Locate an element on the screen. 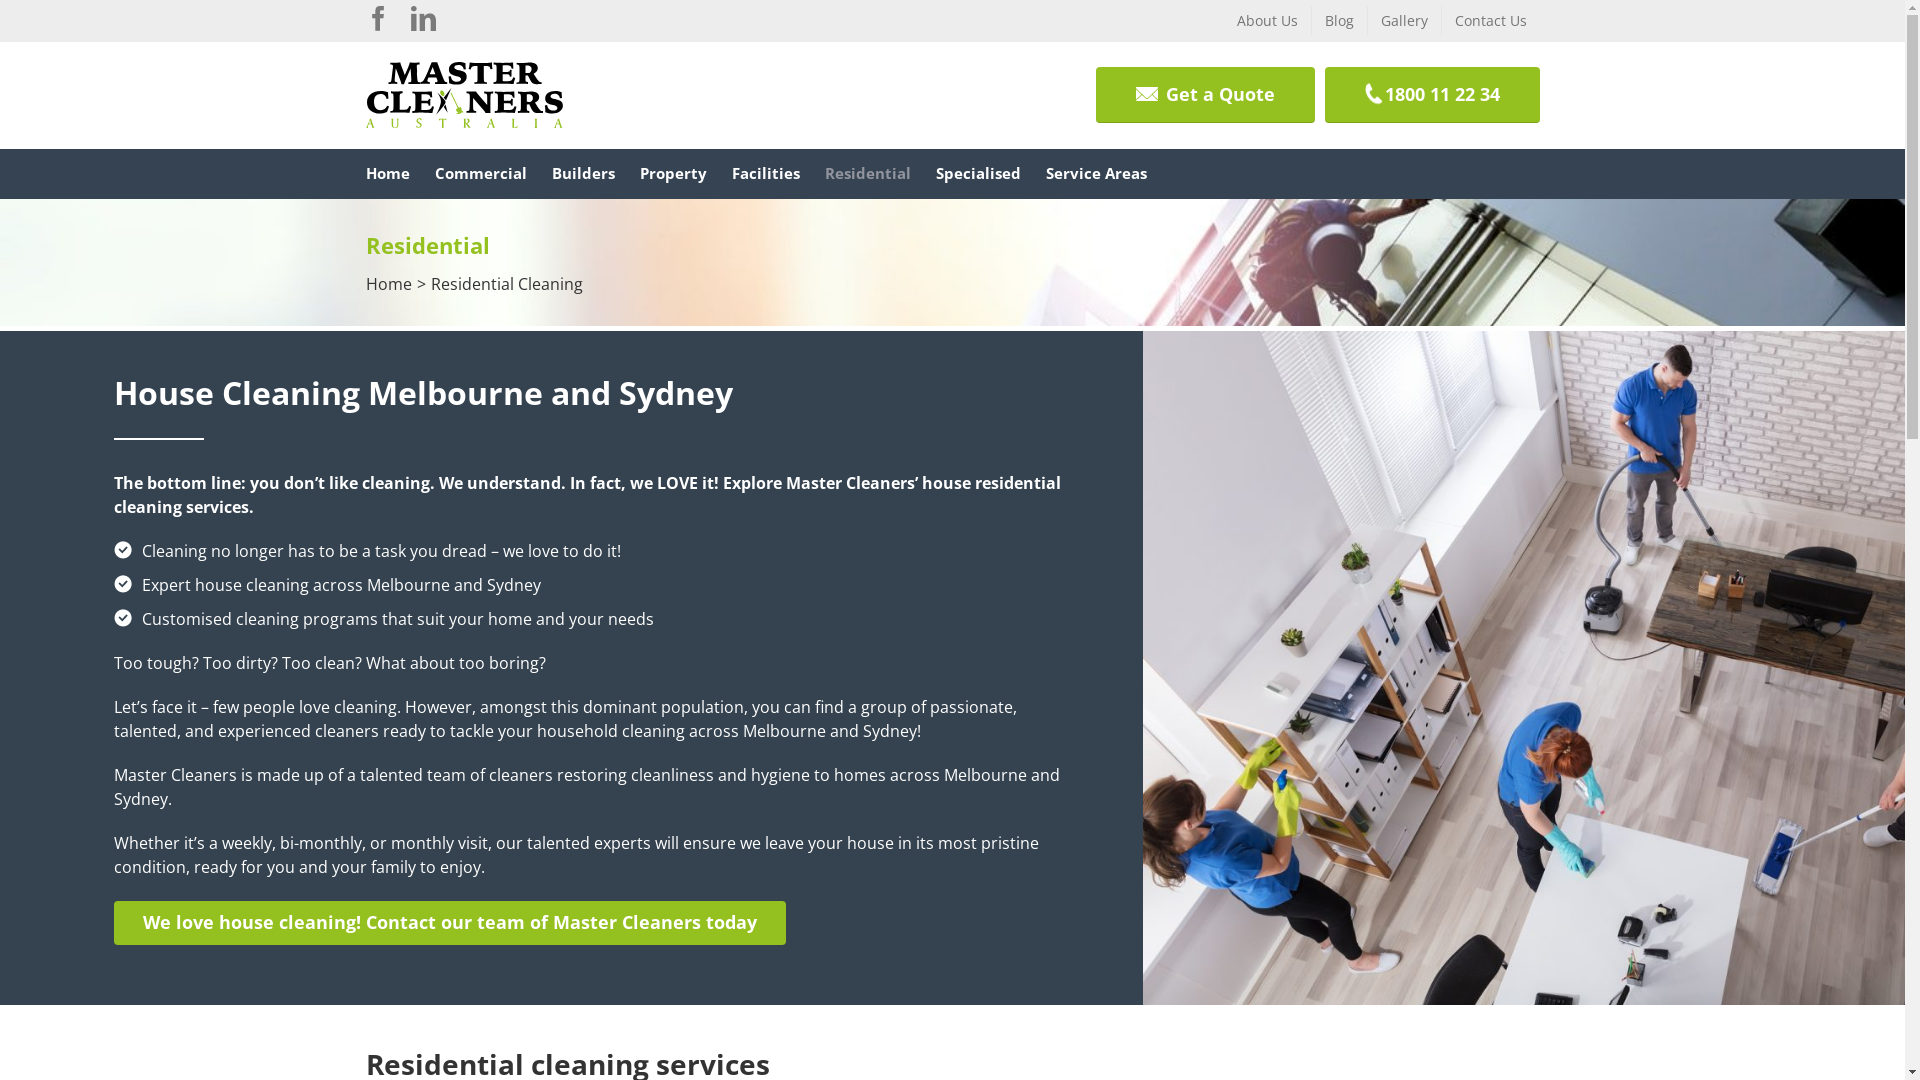  'Facebook' is located at coordinates (365, 18).